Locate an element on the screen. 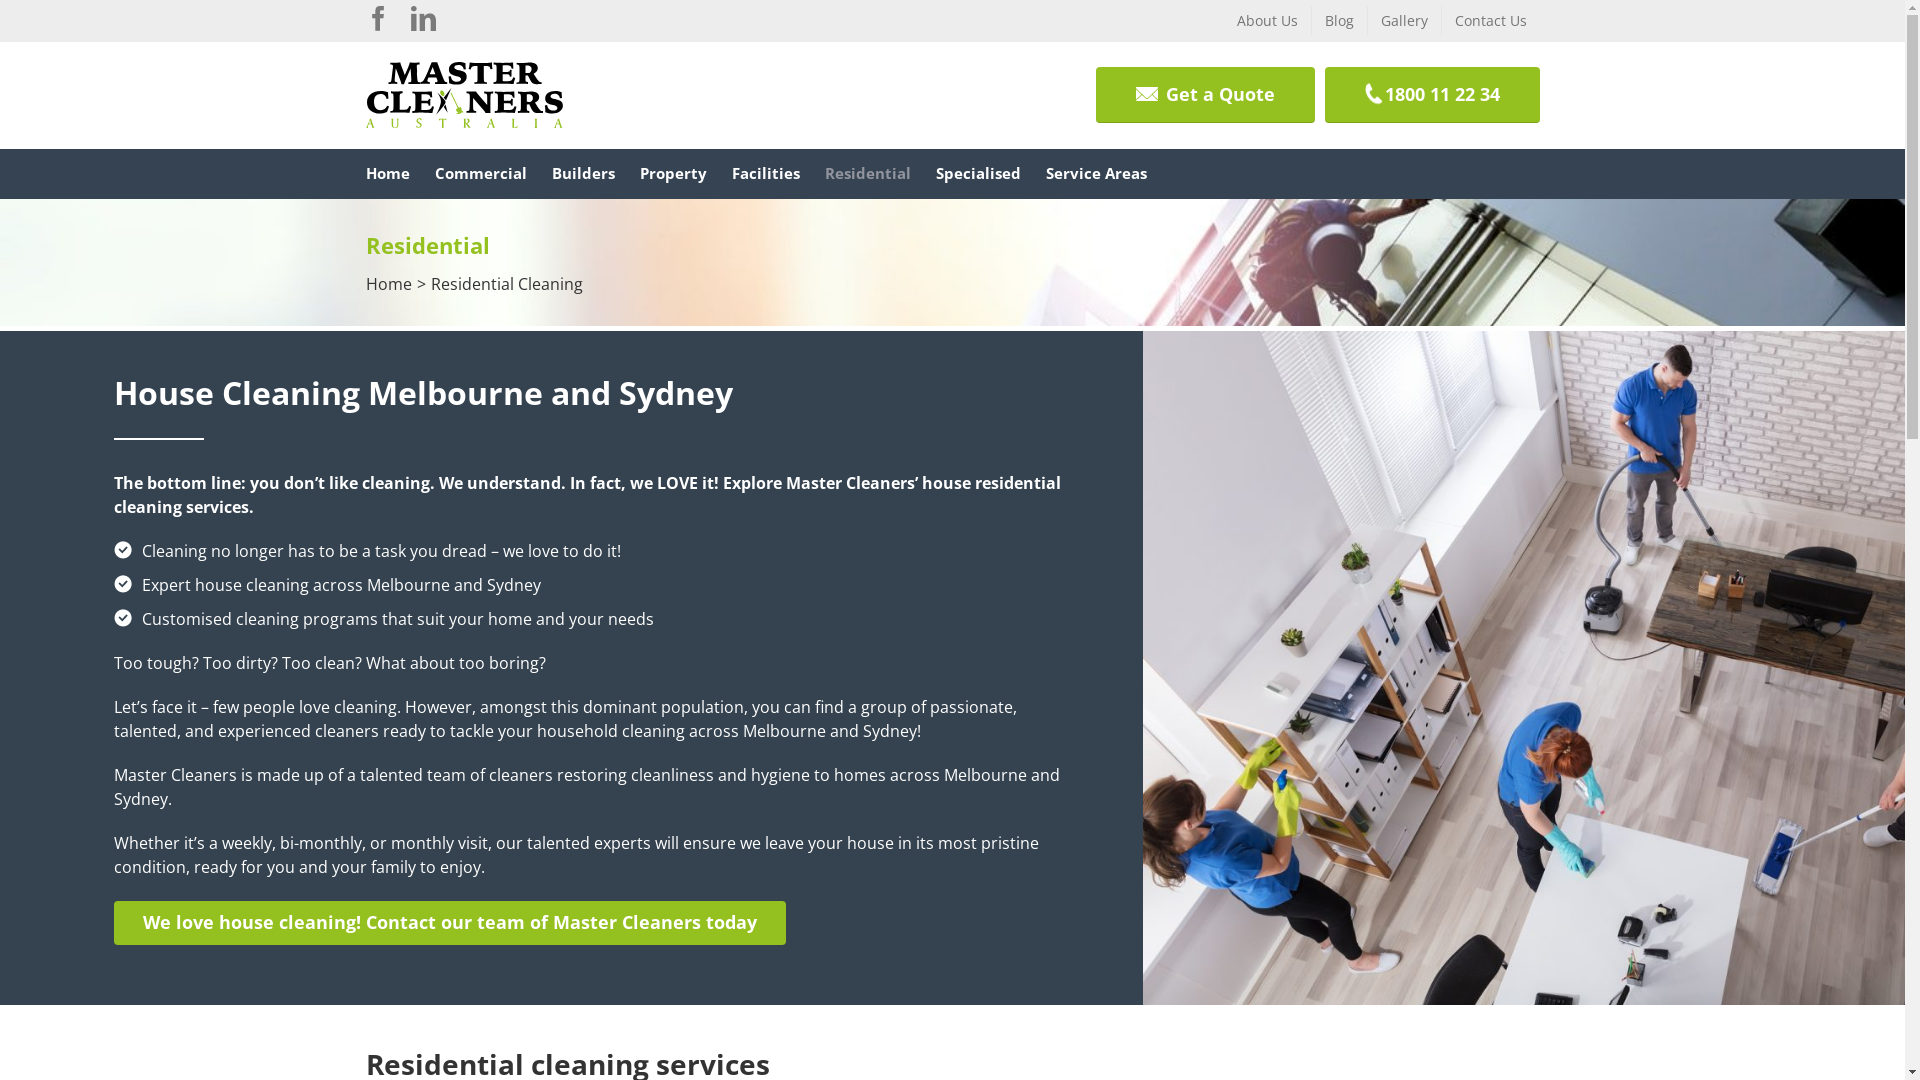  'Facebook' is located at coordinates (365, 18).